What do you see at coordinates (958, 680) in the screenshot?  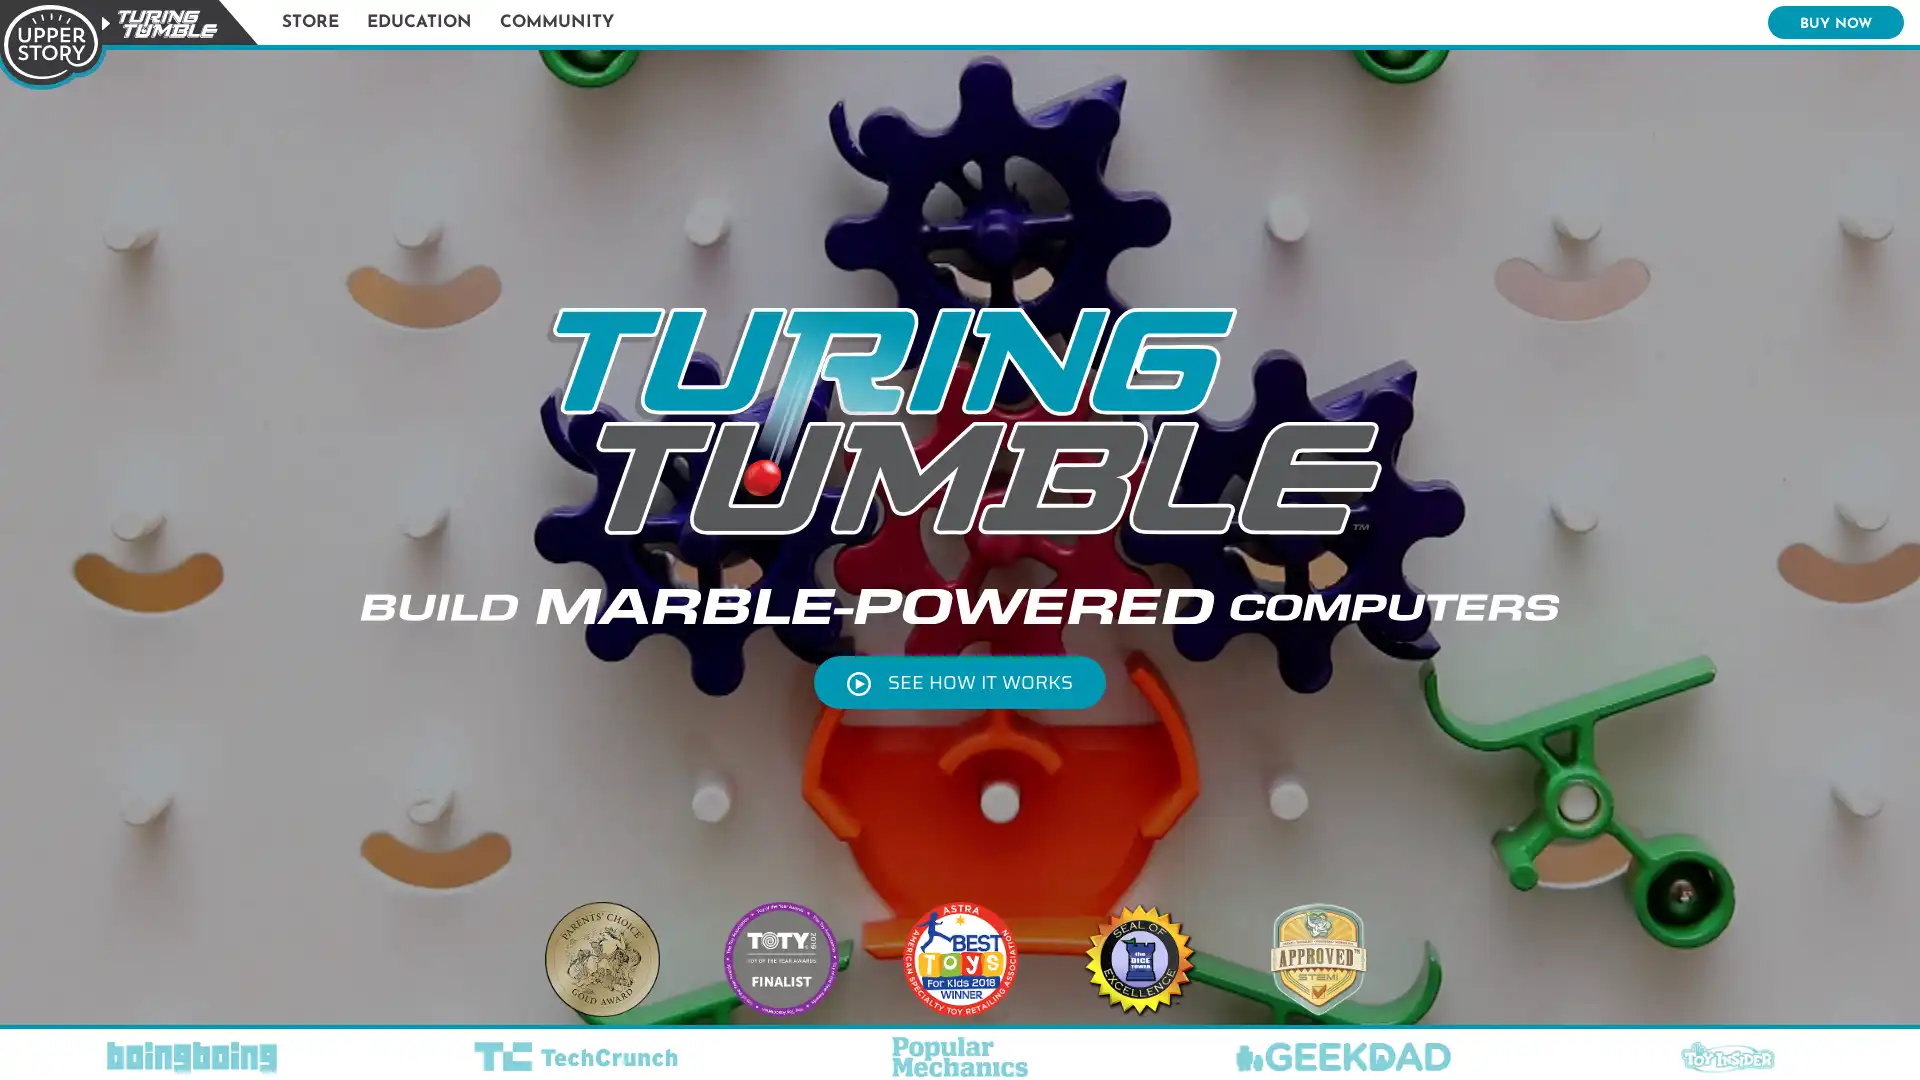 I see `play icon SEE HOW IT WORKS` at bounding box center [958, 680].